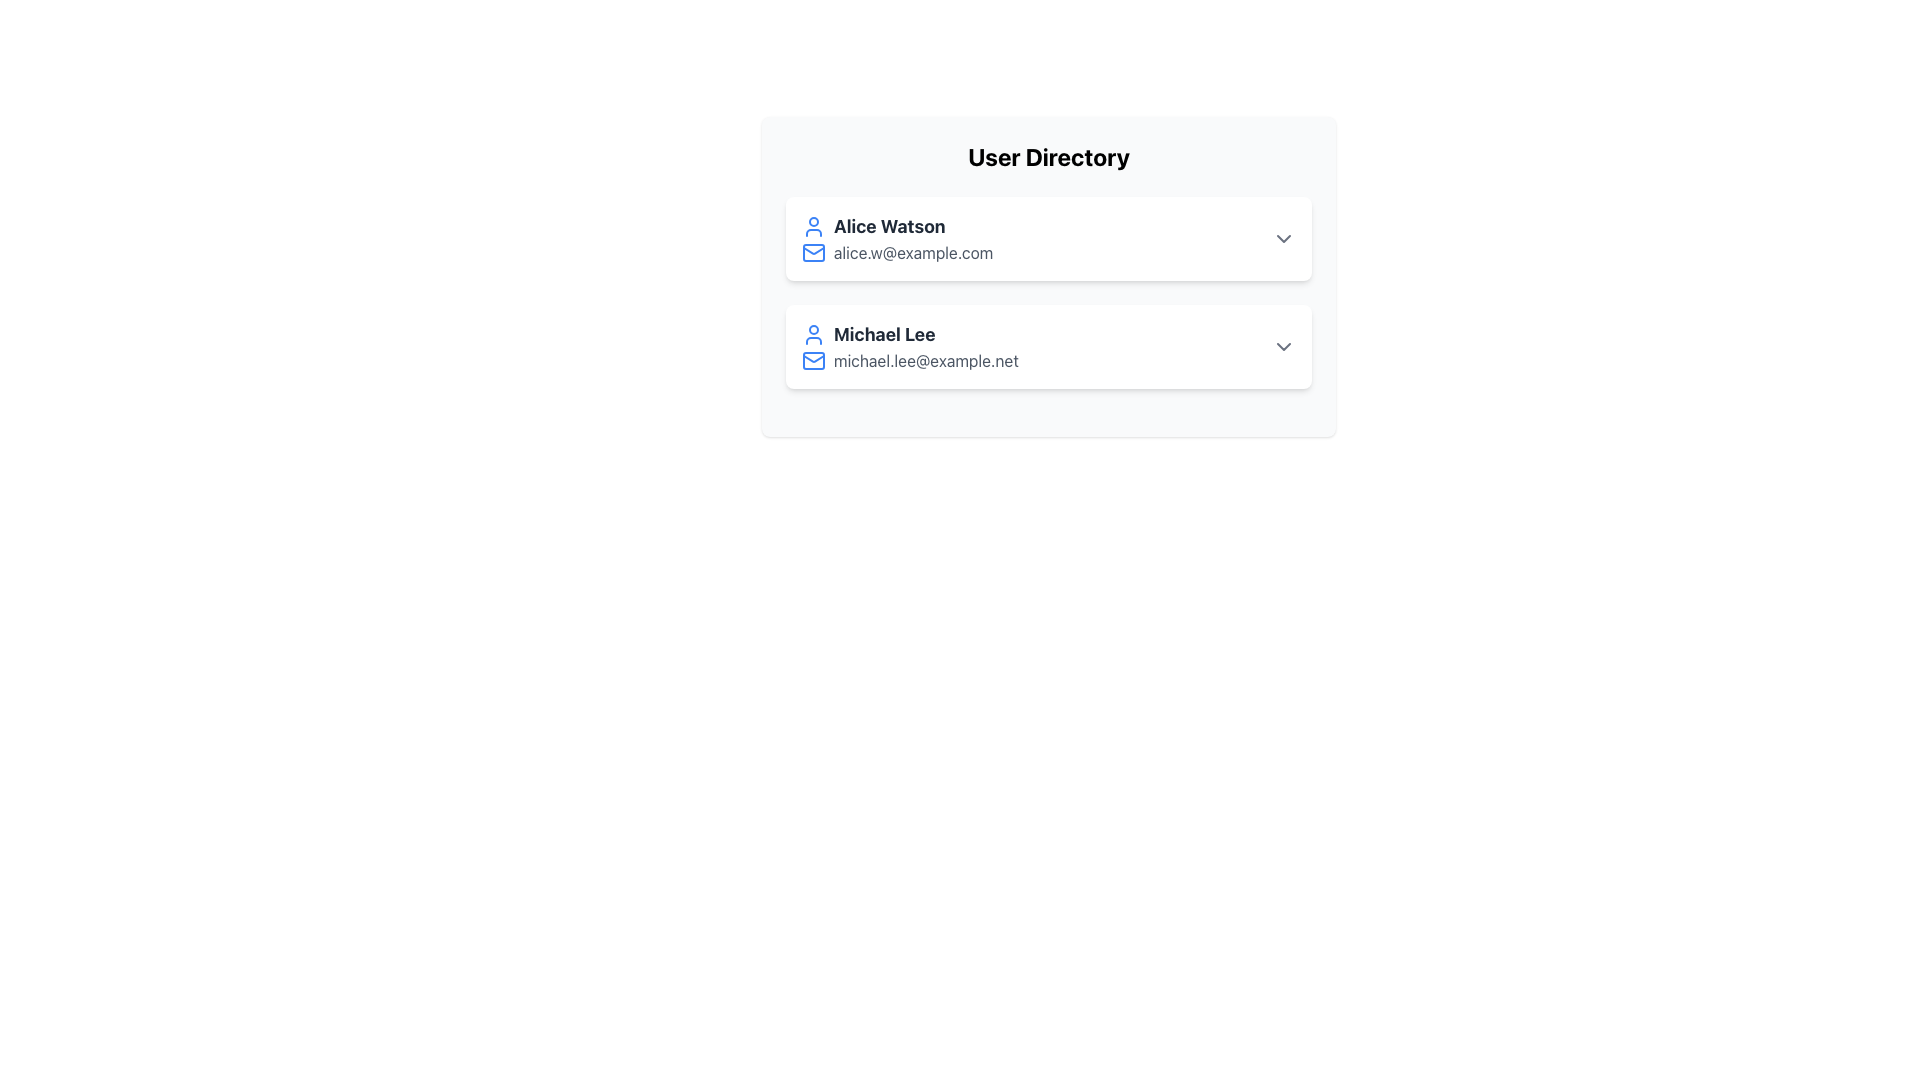  I want to click on the email icon located to the left of the text 'michael.lee@example.net' in the second entry of the user directory, so click(814, 361).